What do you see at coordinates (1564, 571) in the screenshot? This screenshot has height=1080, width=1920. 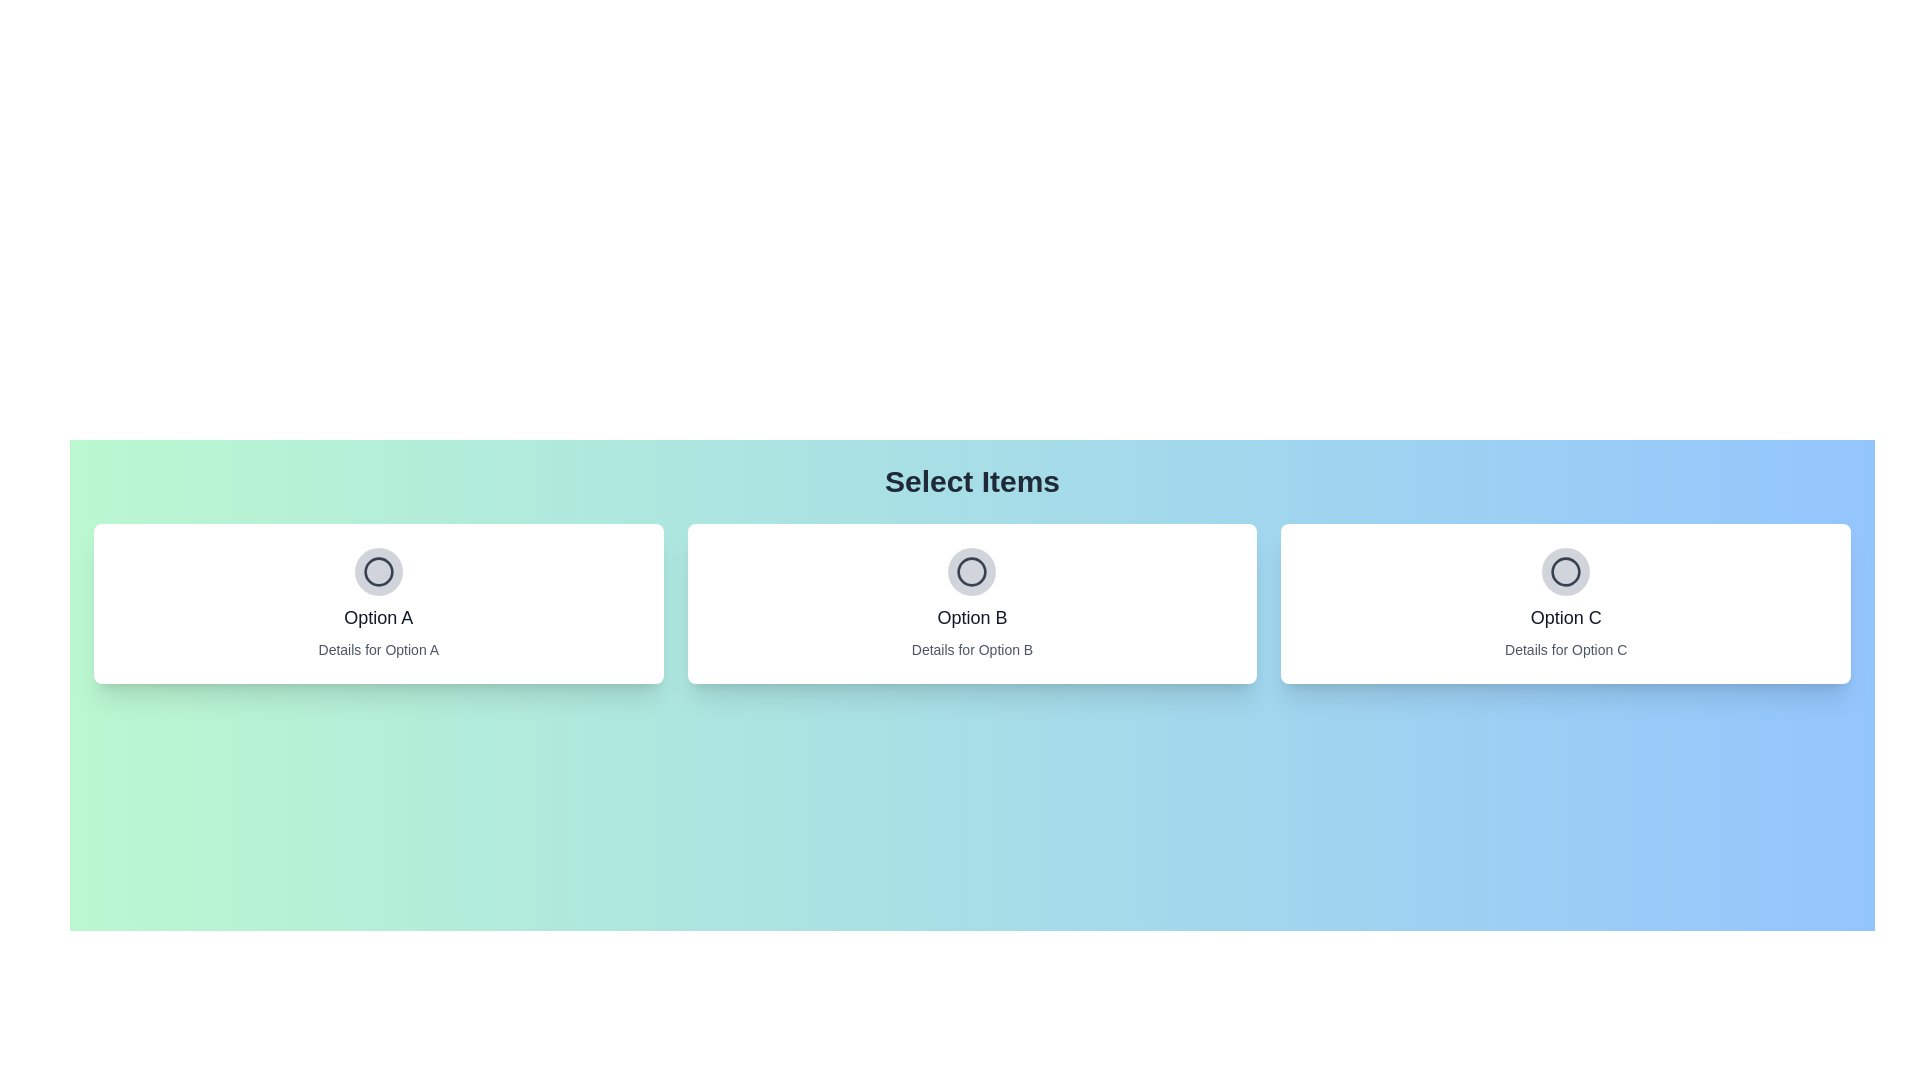 I see `the item identified by Option C` at bounding box center [1564, 571].